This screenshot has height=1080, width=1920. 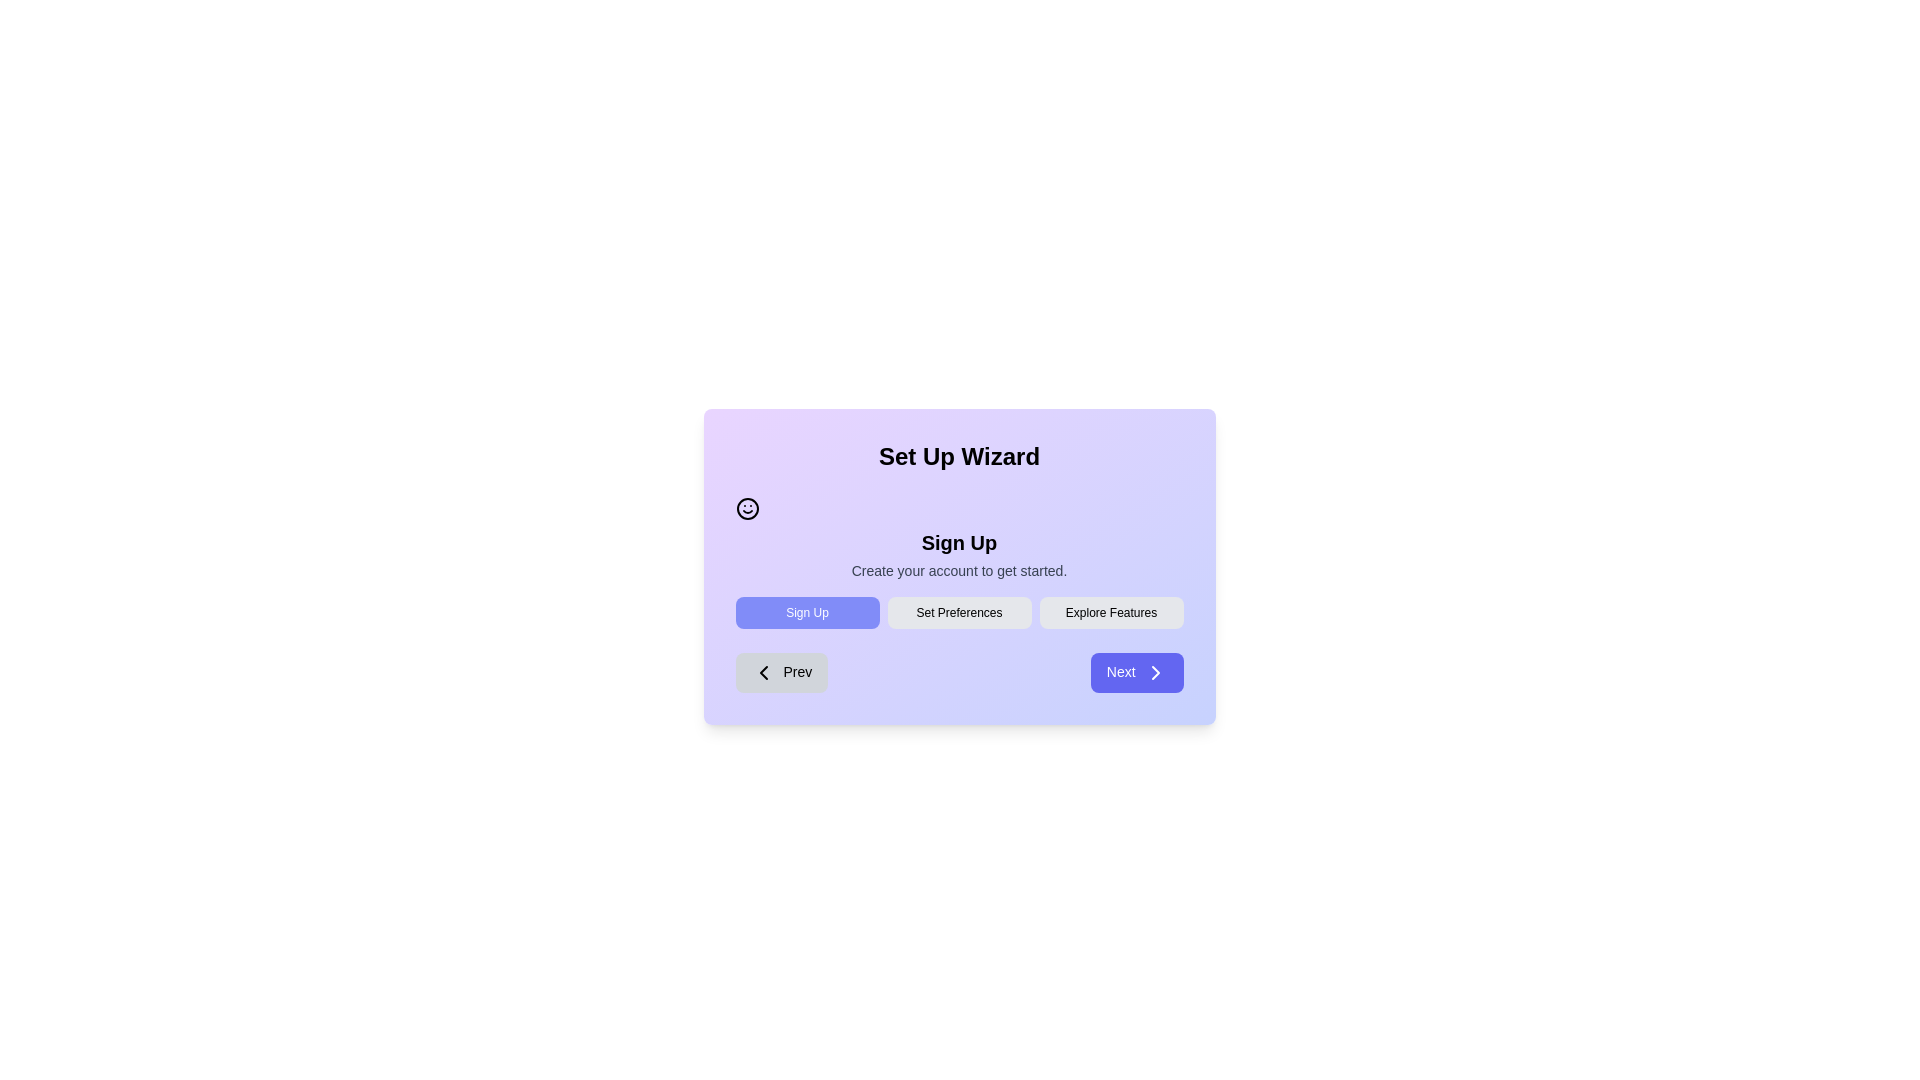 What do you see at coordinates (958, 538) in the screenshot?
I see `the Heading and subheading section with an icon to proceed to the buttons below labeled 'Sign Up', 'Set Preferences', and 'Explore Features'` at bounding box center [958, 538].